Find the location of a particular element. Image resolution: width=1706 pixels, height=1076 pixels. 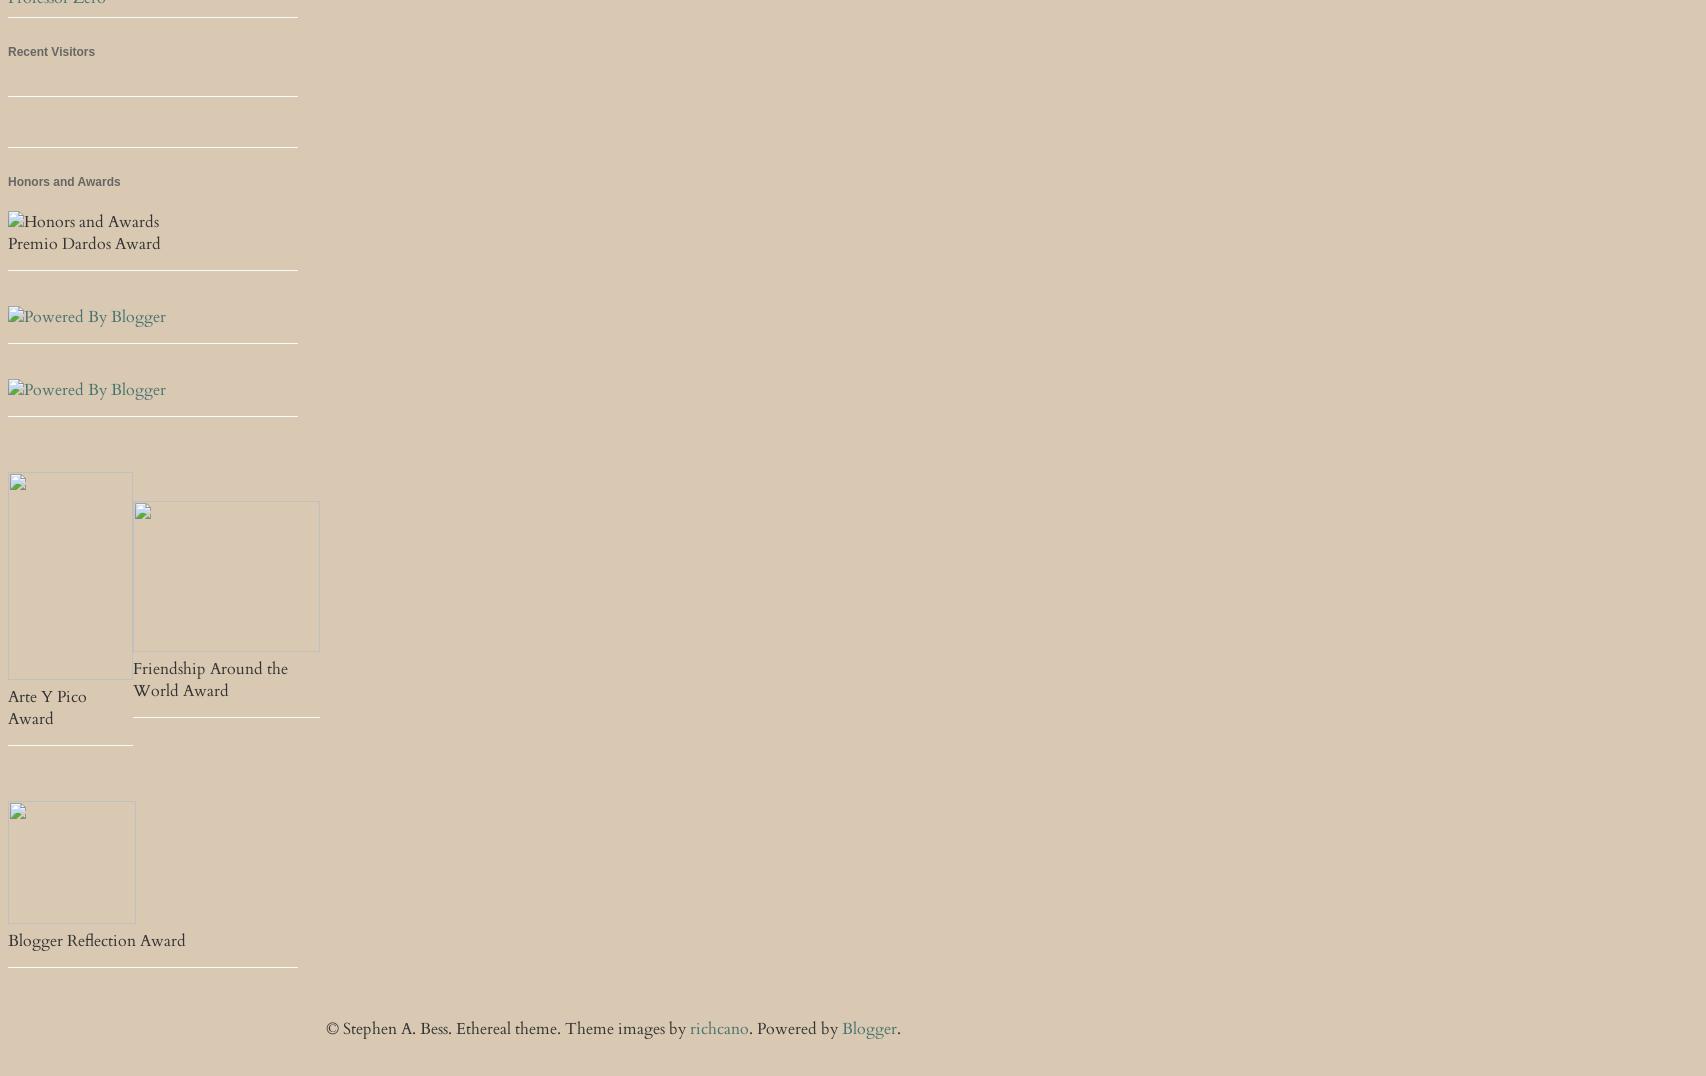

'Blogger' is located at coordinates (868, 1027).